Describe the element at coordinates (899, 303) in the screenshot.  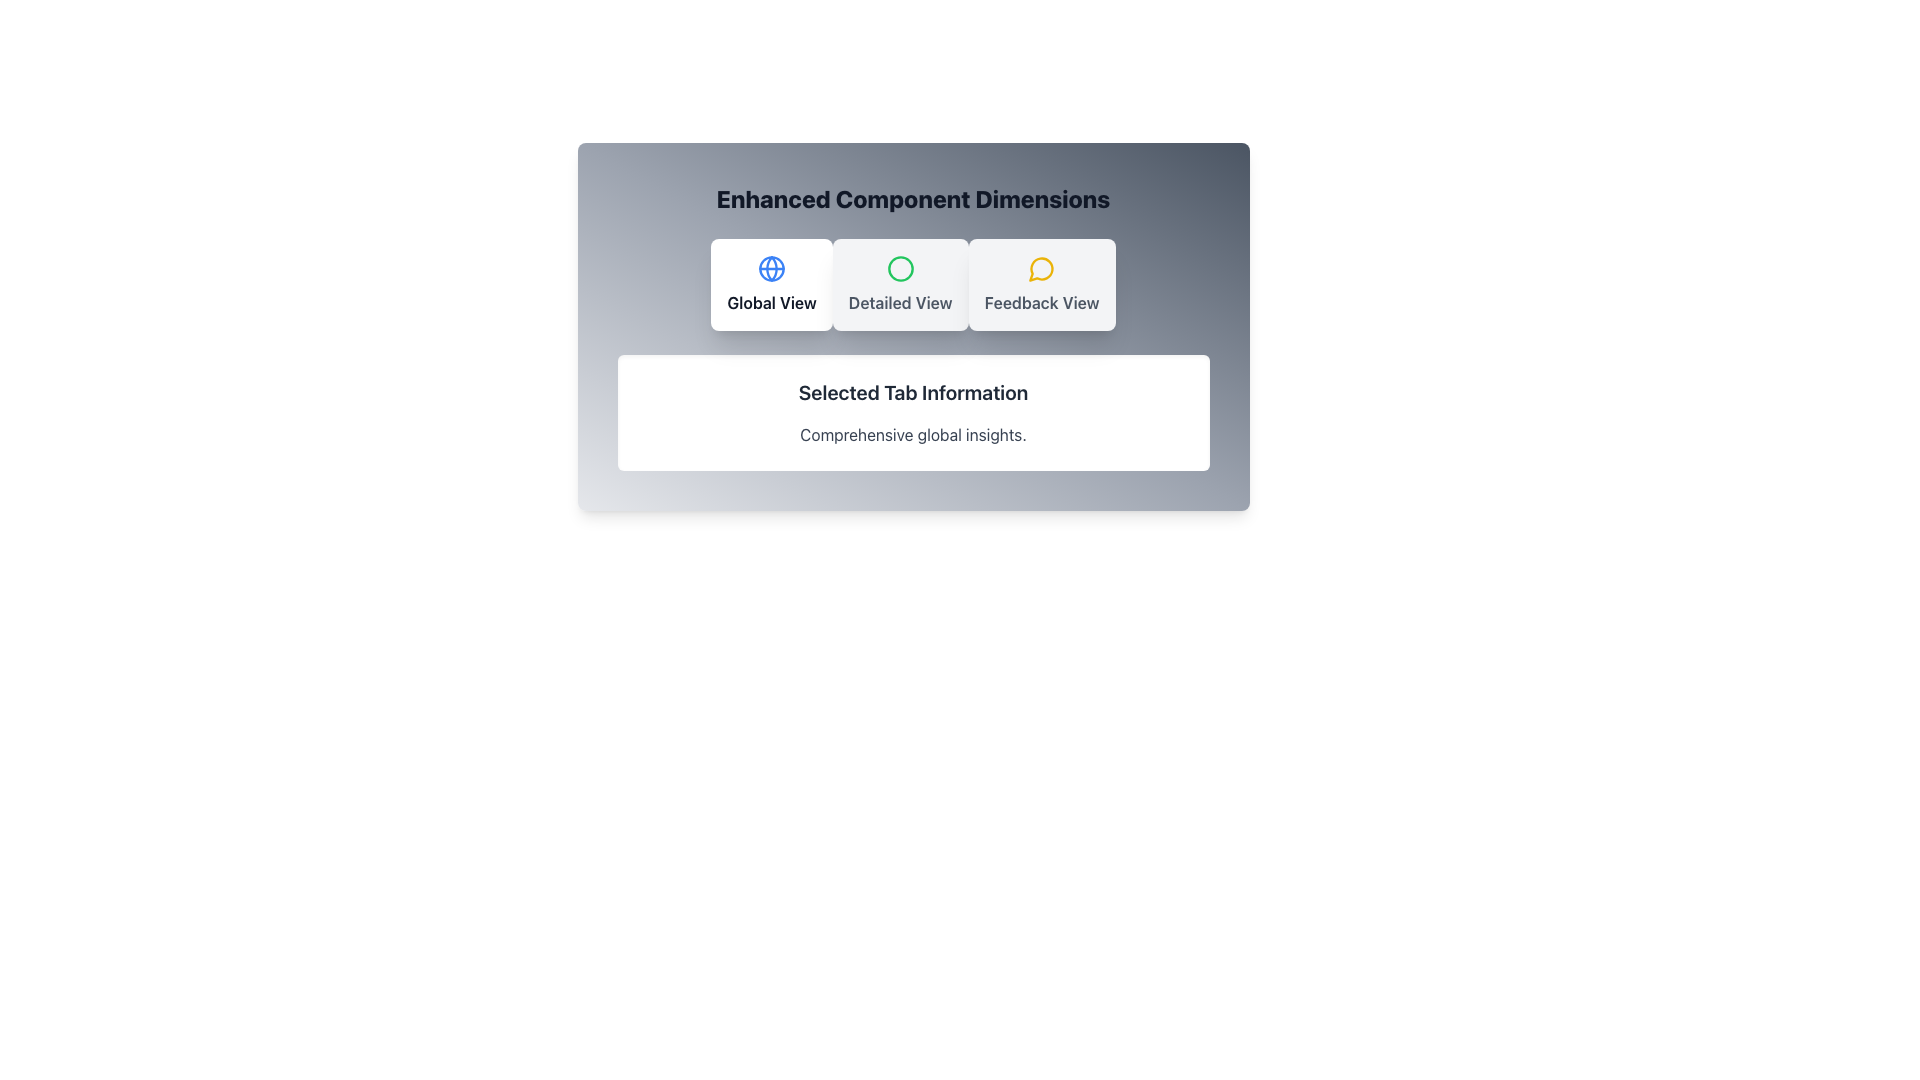
I see `text labeled 'Detailed View' which is styled in bold gray within the middle card of three under the heading 'Enhanced Component Dimensions'` at that location.